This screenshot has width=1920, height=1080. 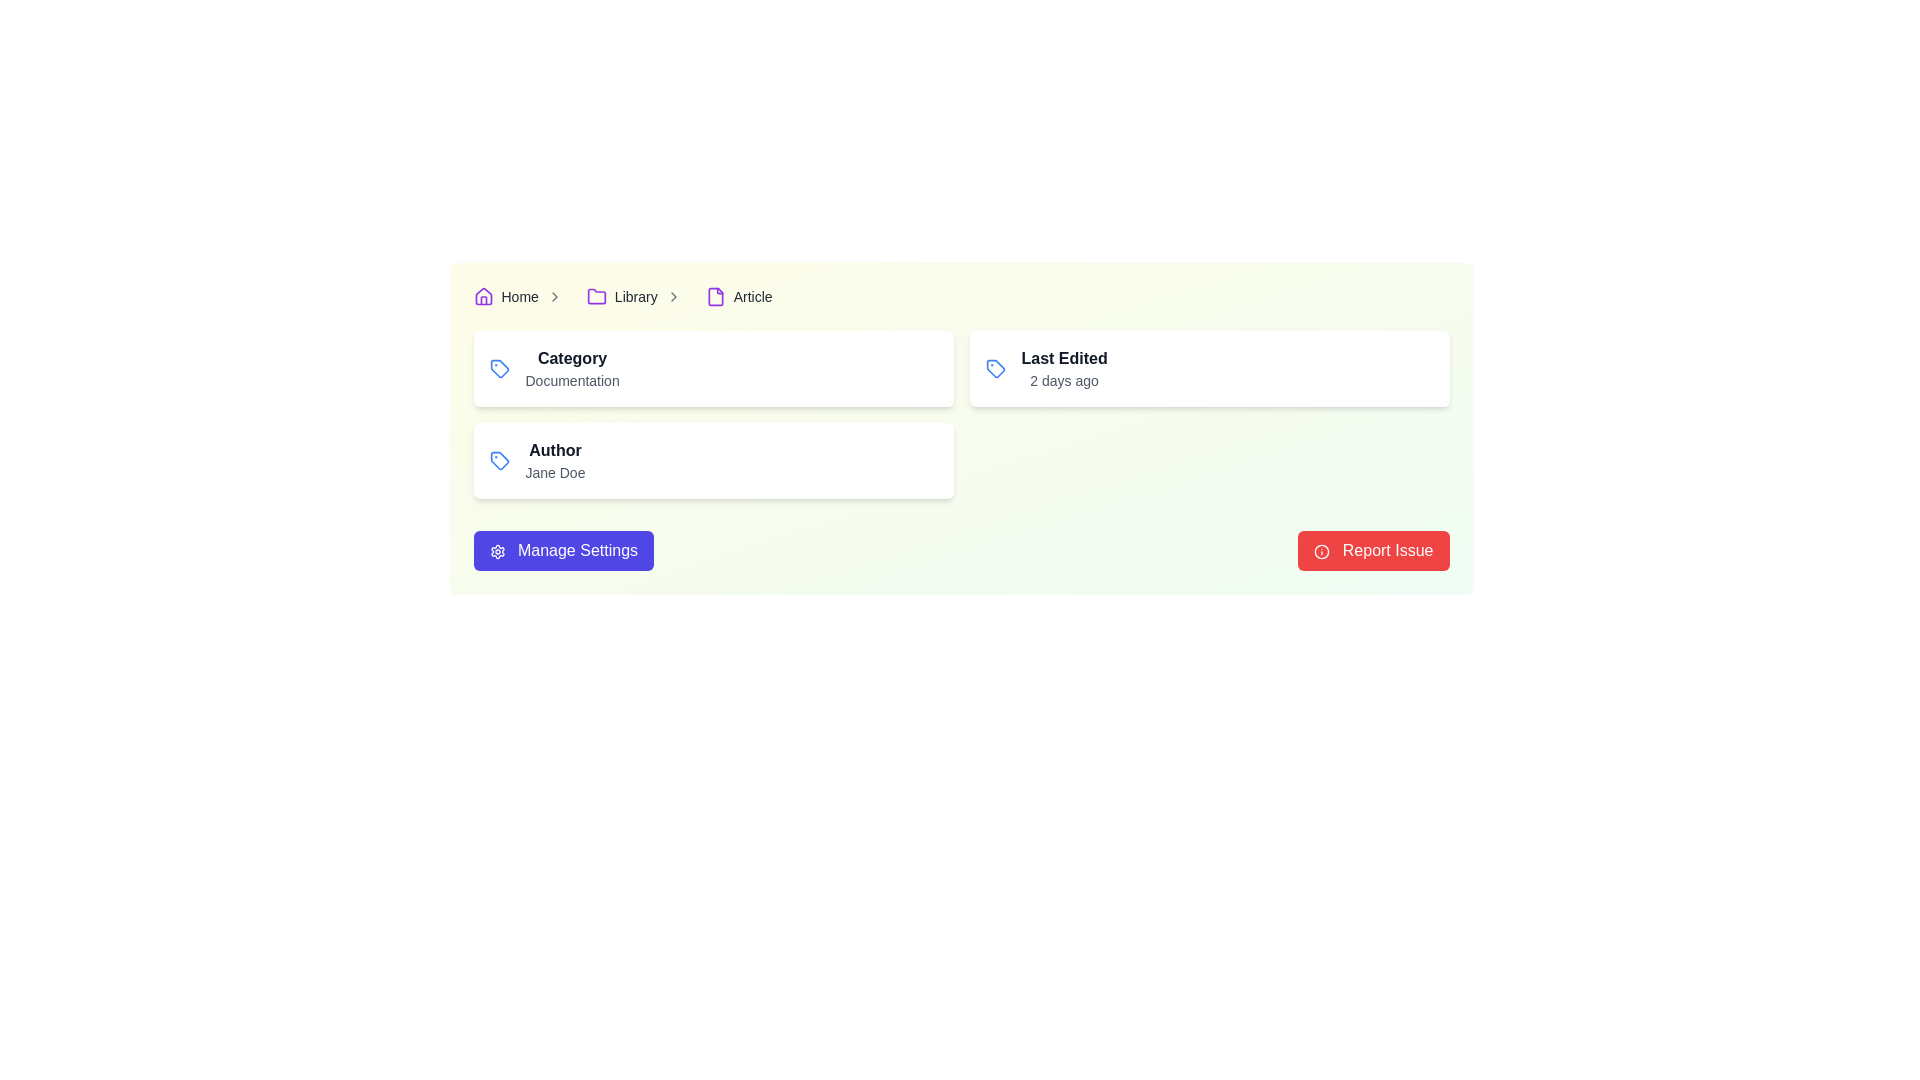 I want to click on the 'Article' breadcrumb navigation item, which consists of a purple file icon followed by the label 'Article' in black text, so click(x=738, y=297).